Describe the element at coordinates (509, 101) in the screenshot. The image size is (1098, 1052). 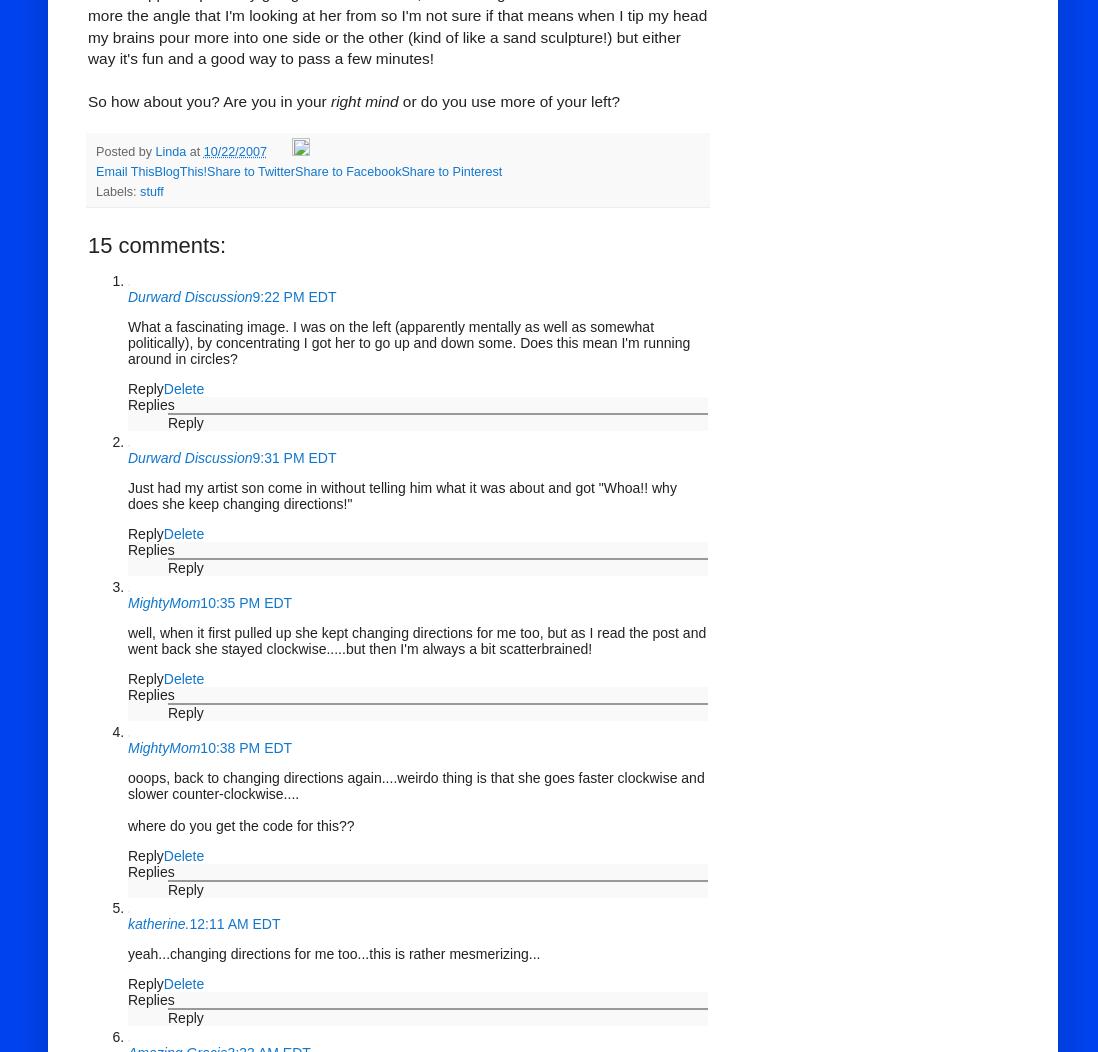
I see `'or do you use more of your left?'` at that location.